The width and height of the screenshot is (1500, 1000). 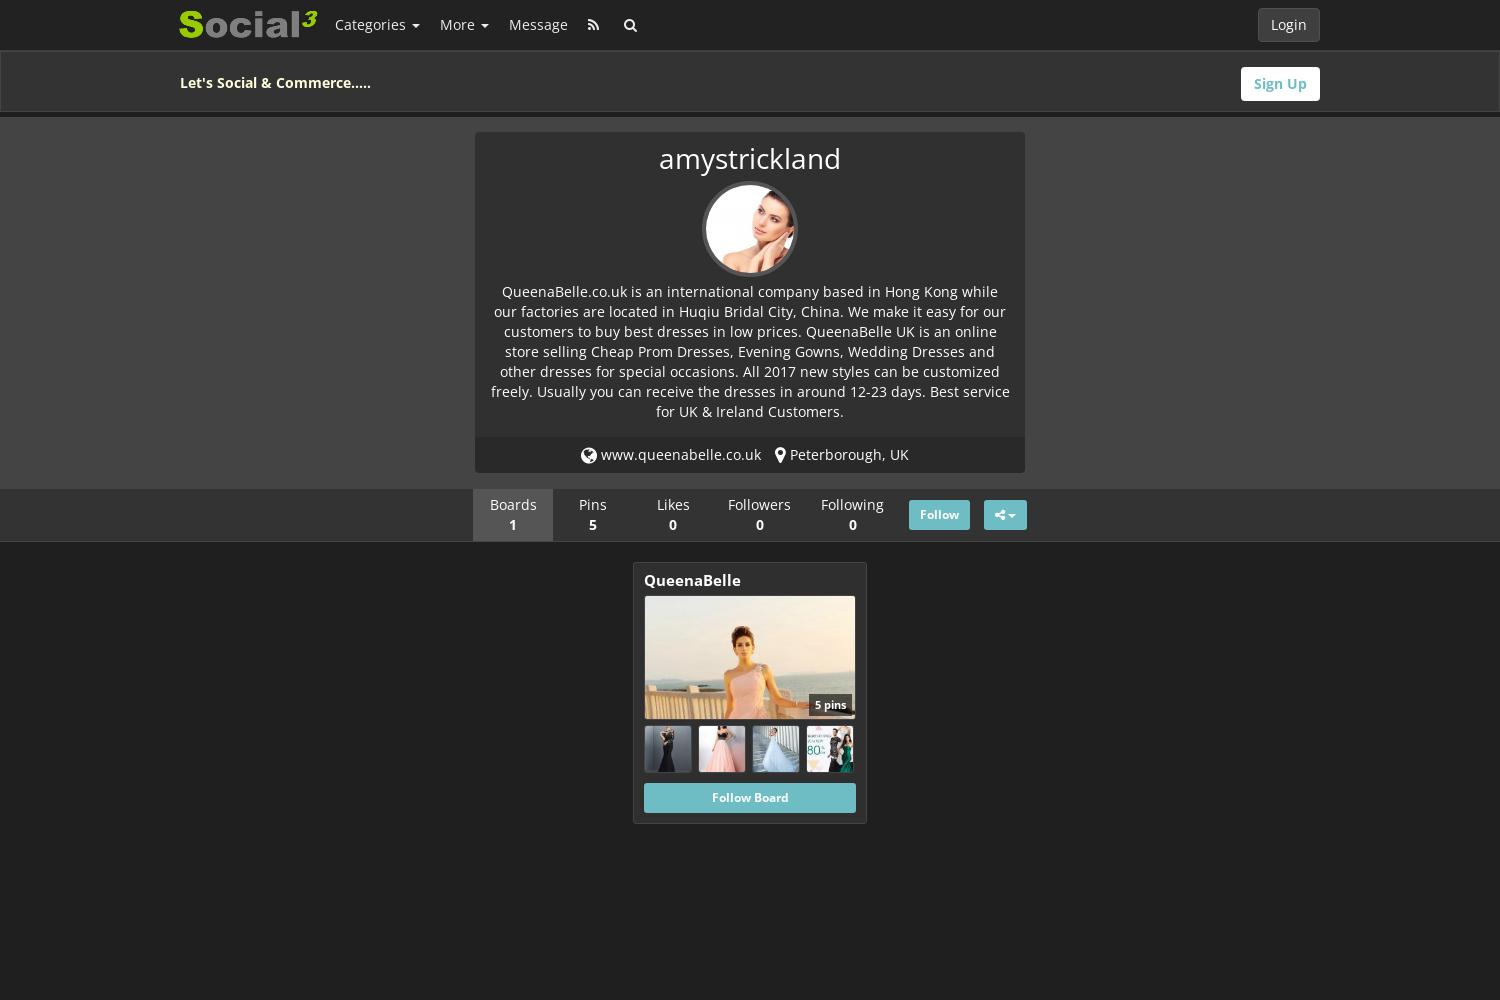 I want to click on 'amystrickland', so click(x=750, y=158).